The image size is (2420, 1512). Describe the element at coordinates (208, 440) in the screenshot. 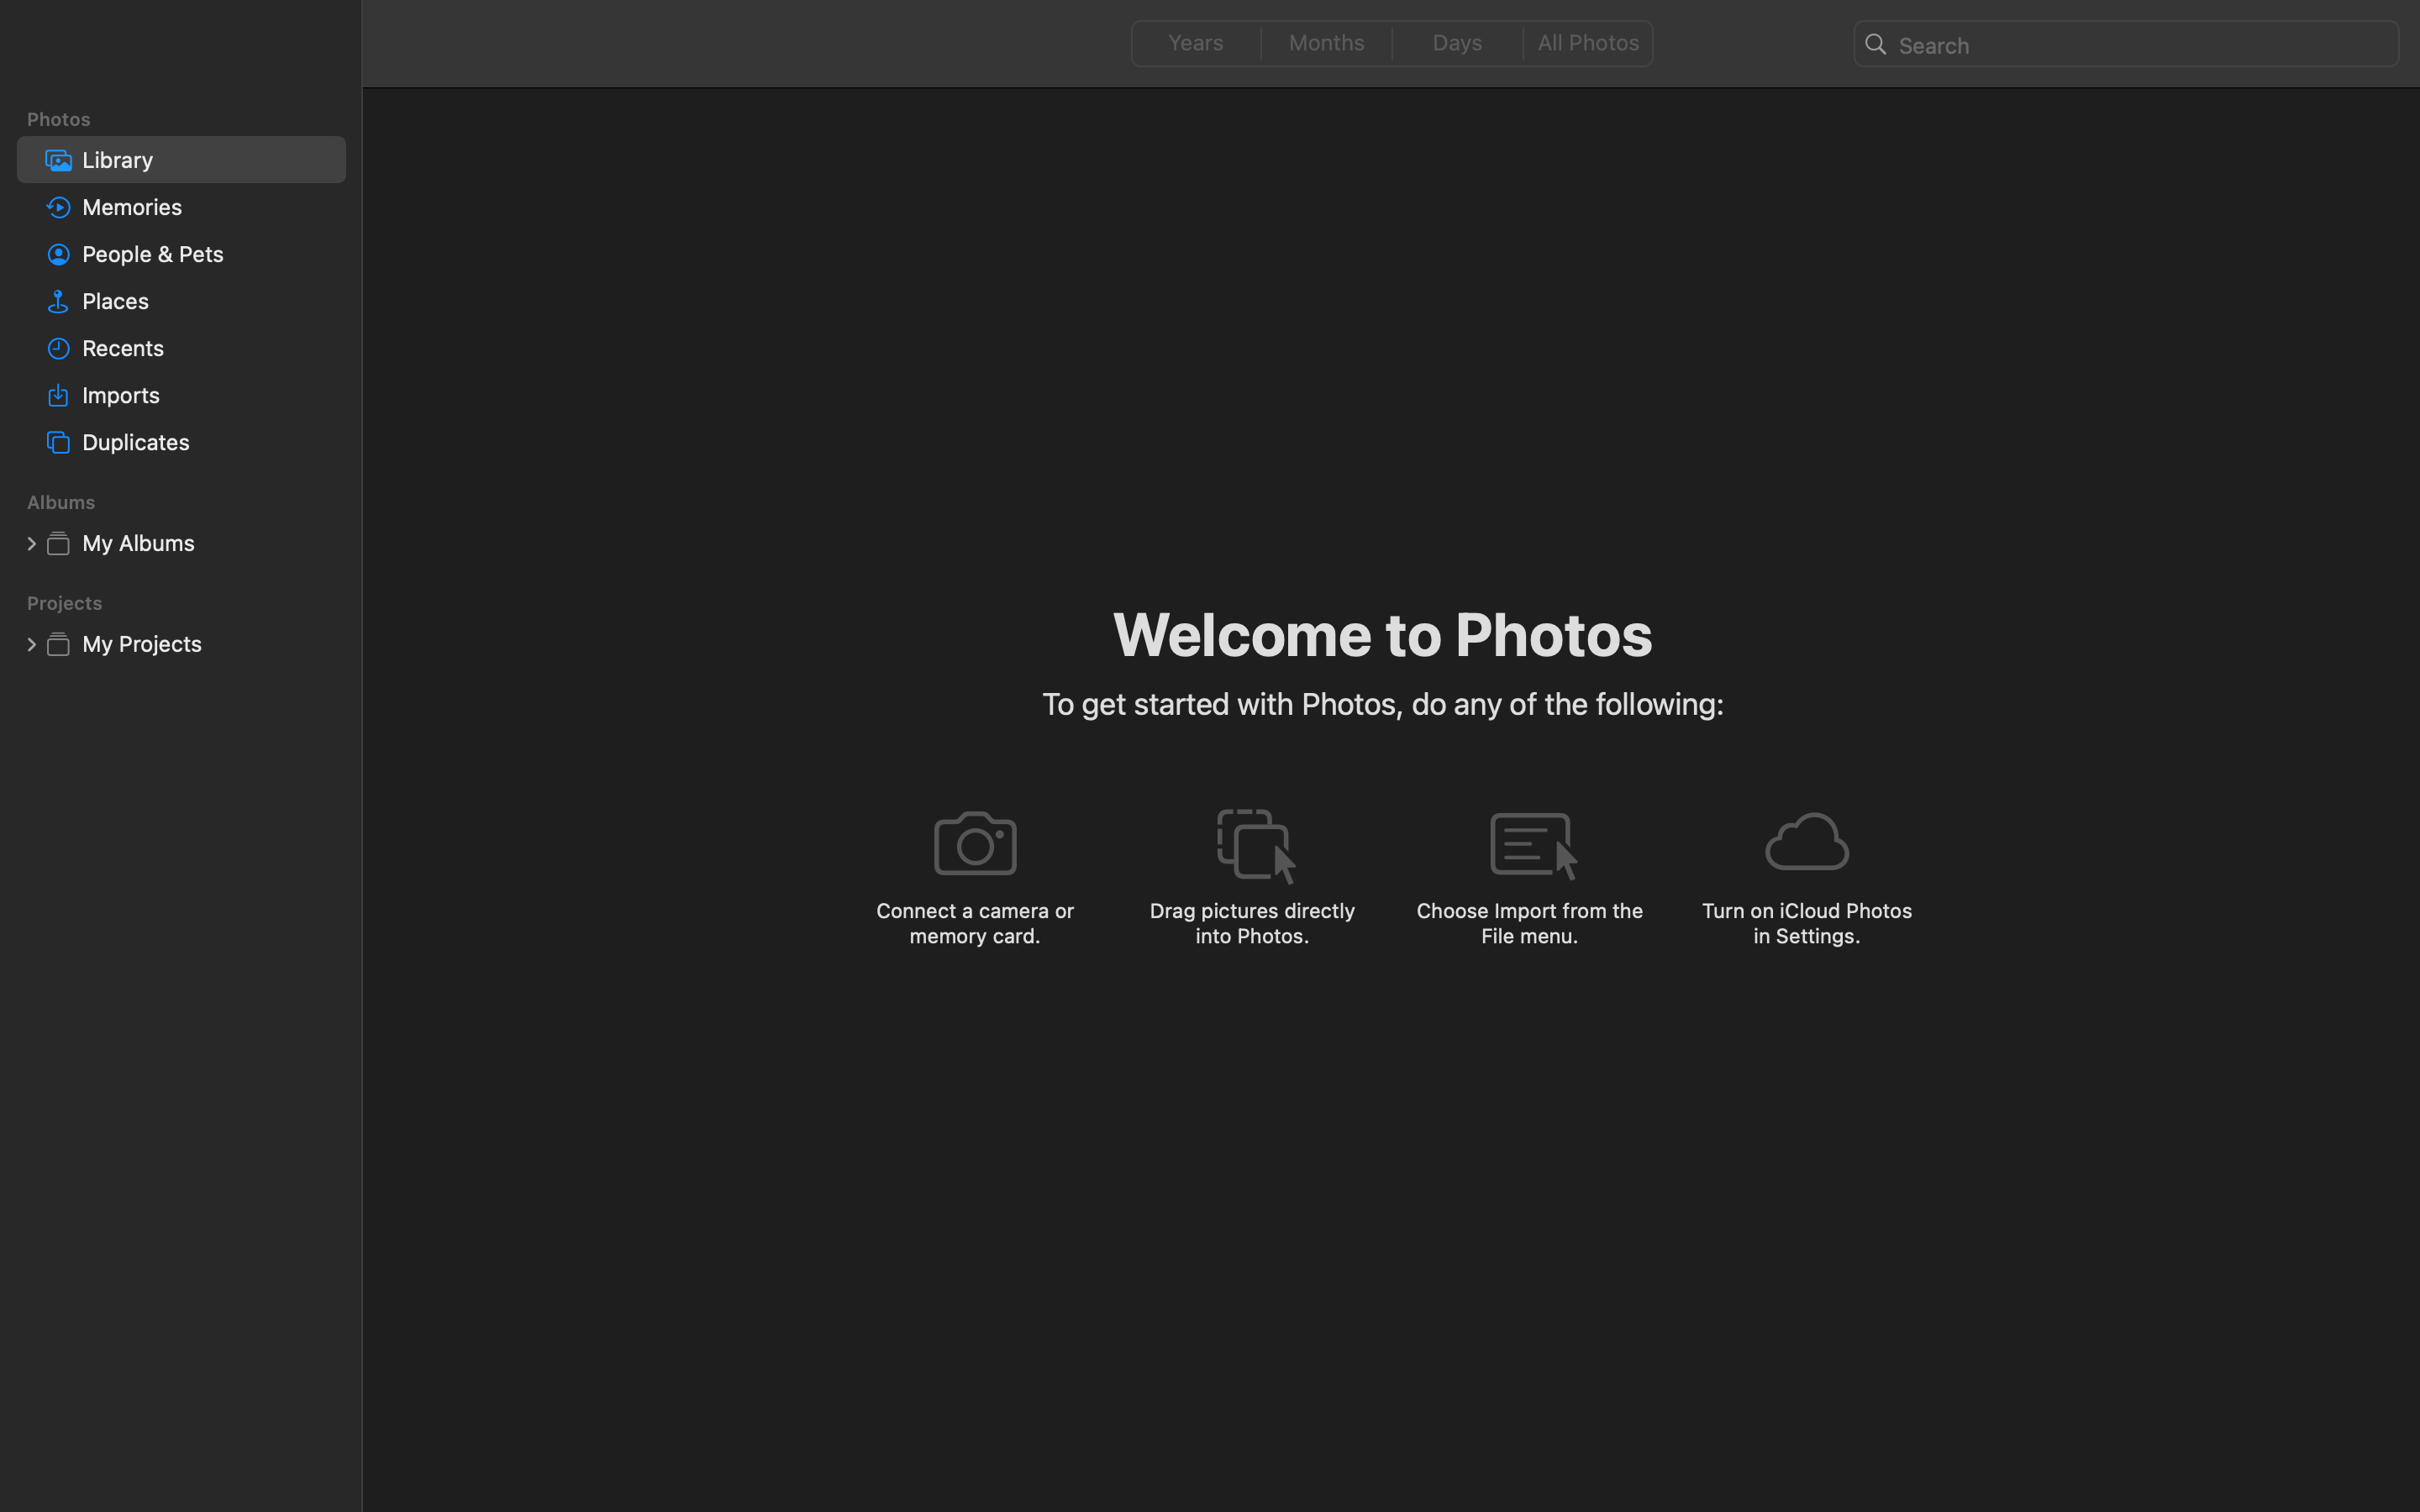

I see `'Duplicates'` at that location.